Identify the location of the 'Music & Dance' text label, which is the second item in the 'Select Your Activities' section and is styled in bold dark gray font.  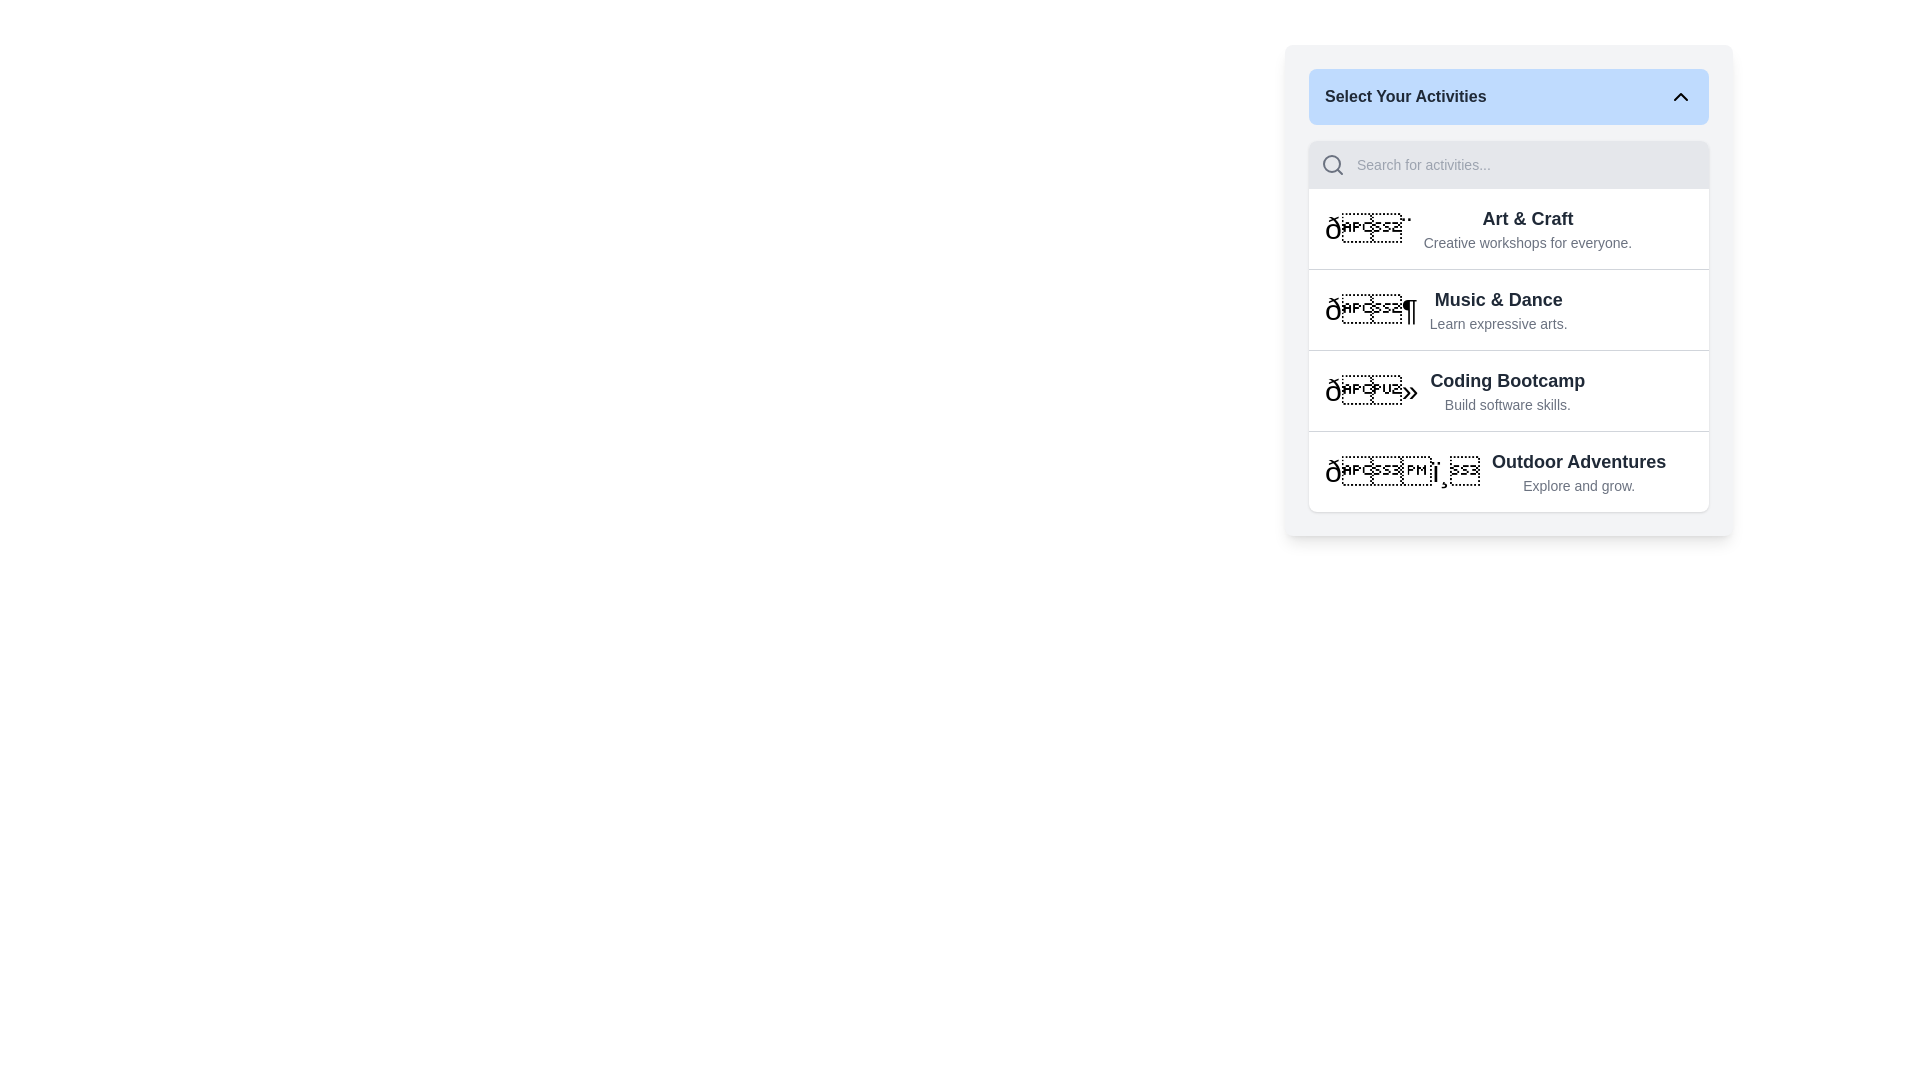
(1498, 300).